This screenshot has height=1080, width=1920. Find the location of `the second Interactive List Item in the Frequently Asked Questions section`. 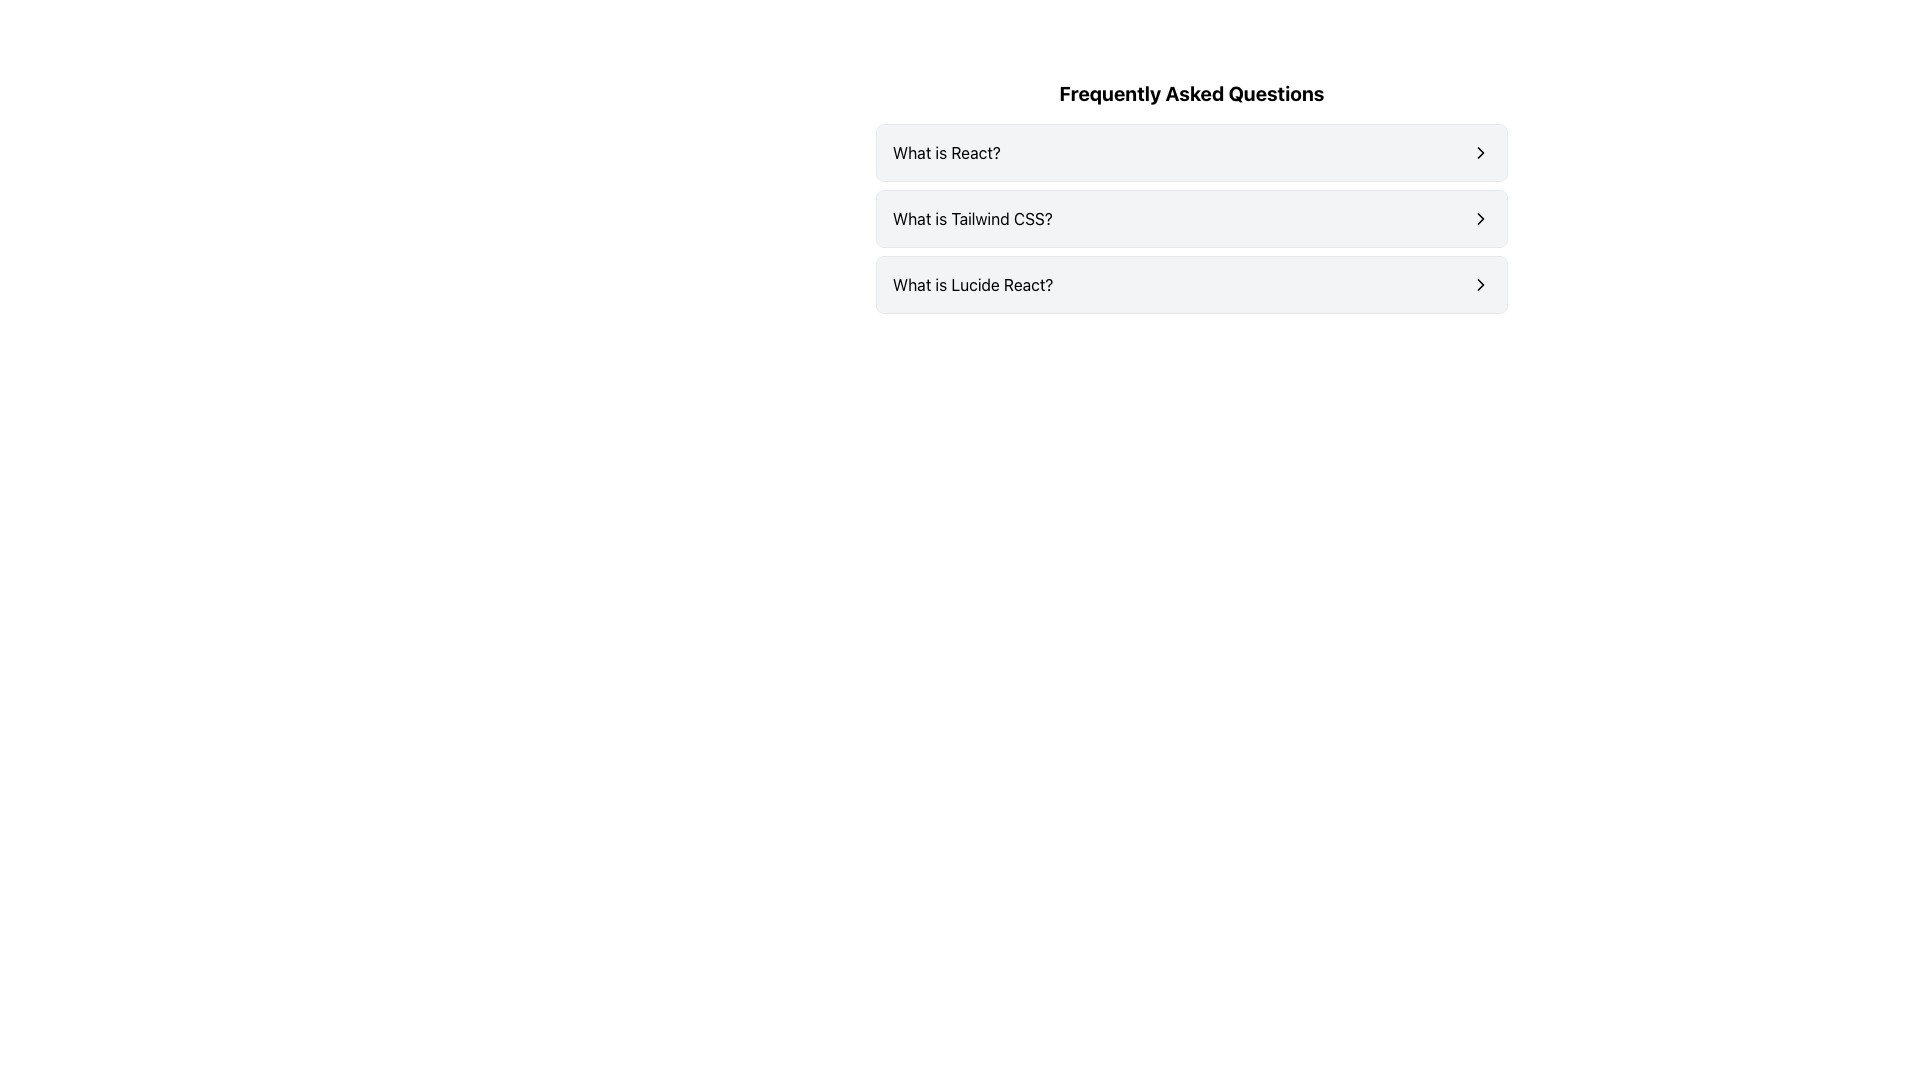

the second Interactive List Item in the Frequently Asked Questions section is located at coordinates (1191, 196).